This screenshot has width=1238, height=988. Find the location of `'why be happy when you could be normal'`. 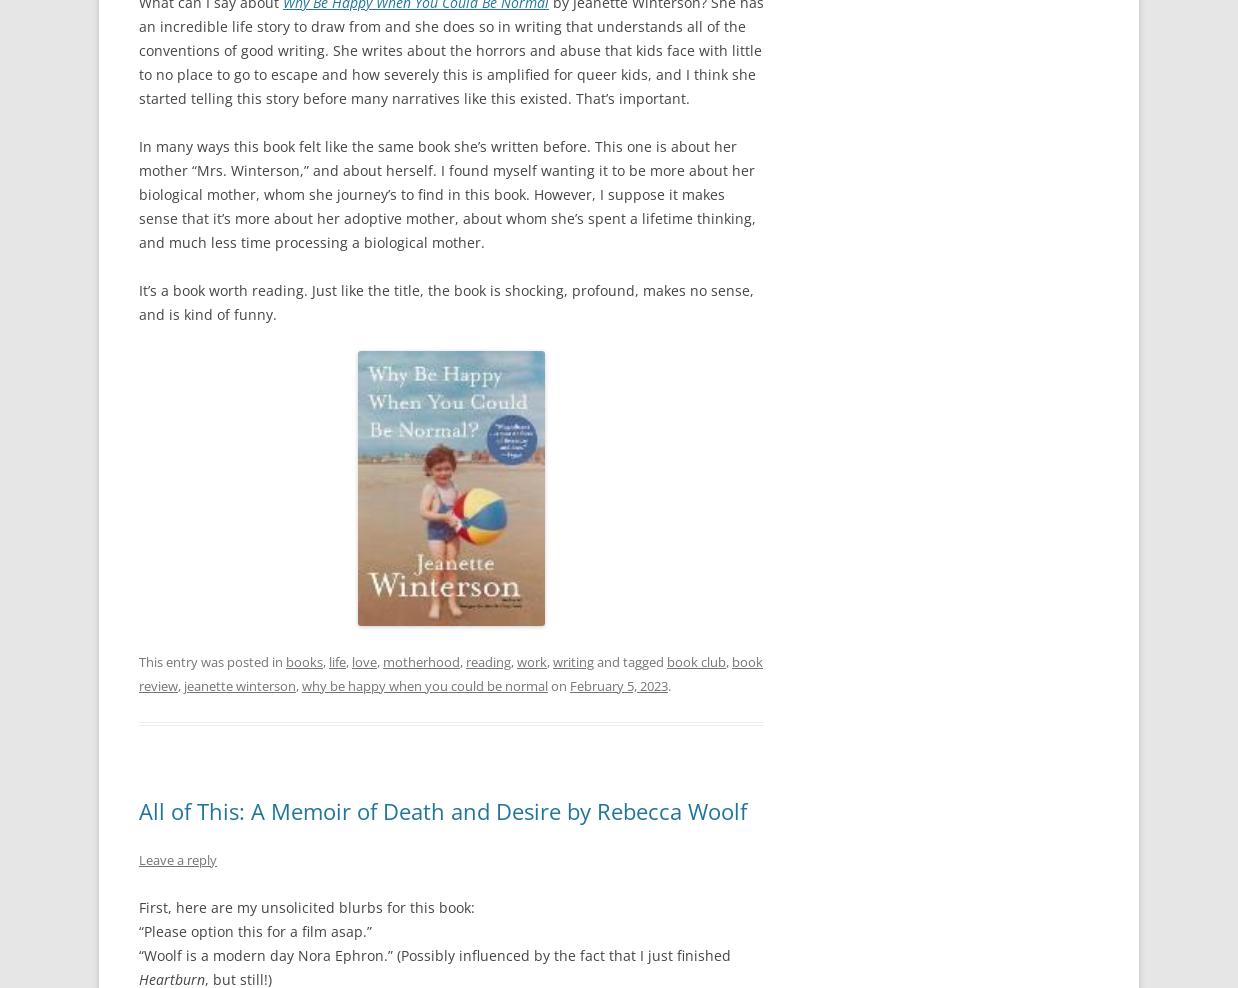

'why be happy when you could be normal' is located at coordinates (424, 684).